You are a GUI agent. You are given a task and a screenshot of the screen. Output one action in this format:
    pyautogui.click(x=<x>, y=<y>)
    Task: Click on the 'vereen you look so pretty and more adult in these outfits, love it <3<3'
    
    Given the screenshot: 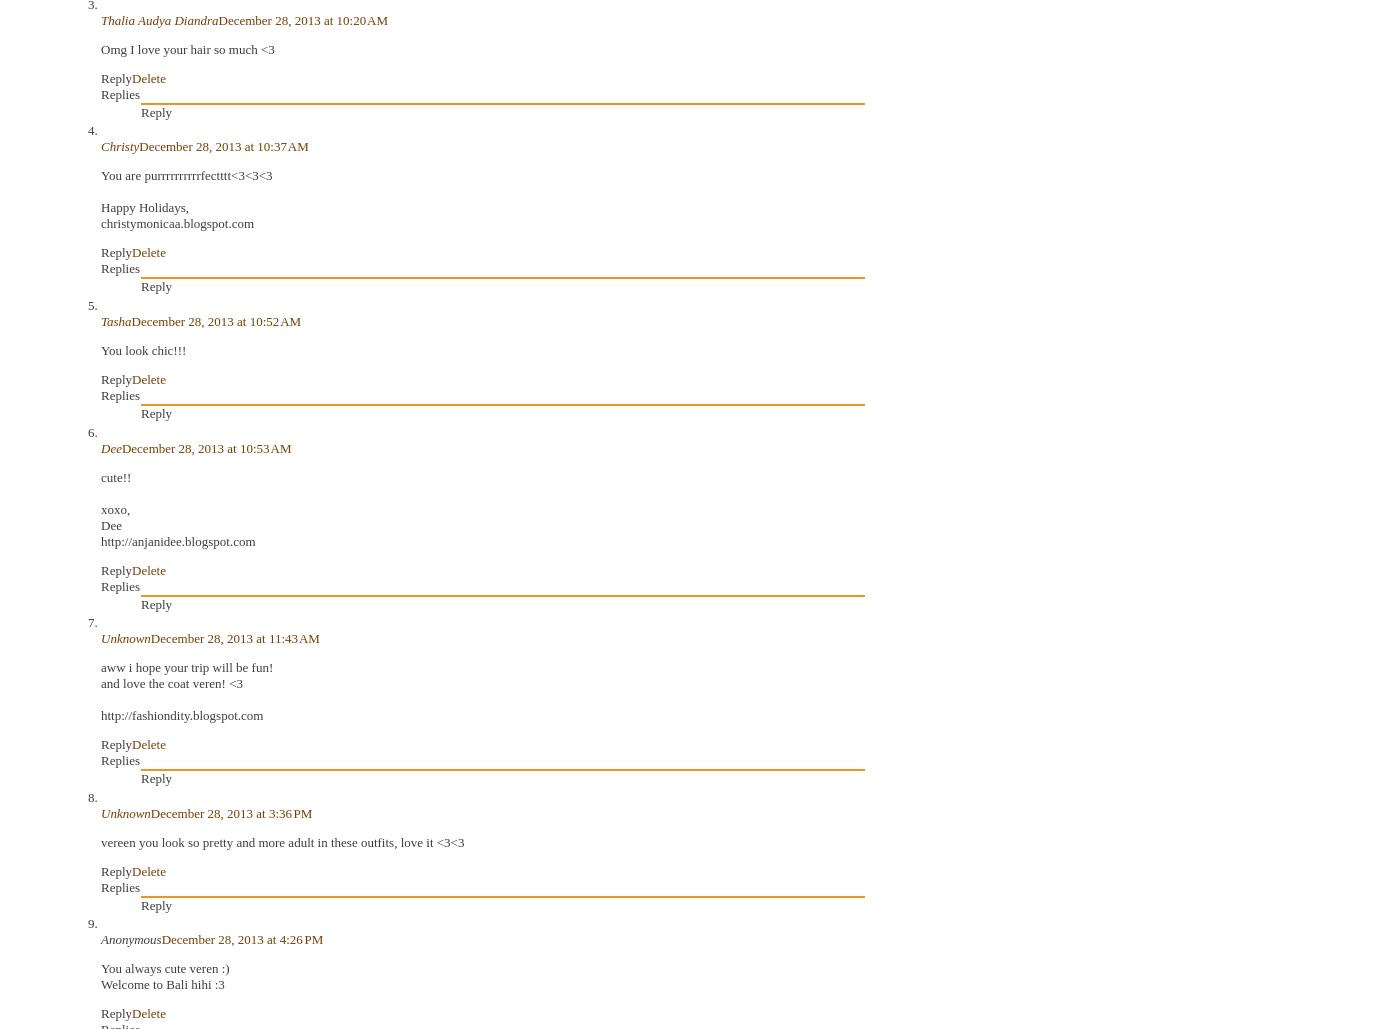 What is the action you would take?
    pyautogui.click(x=281, y=840)
    